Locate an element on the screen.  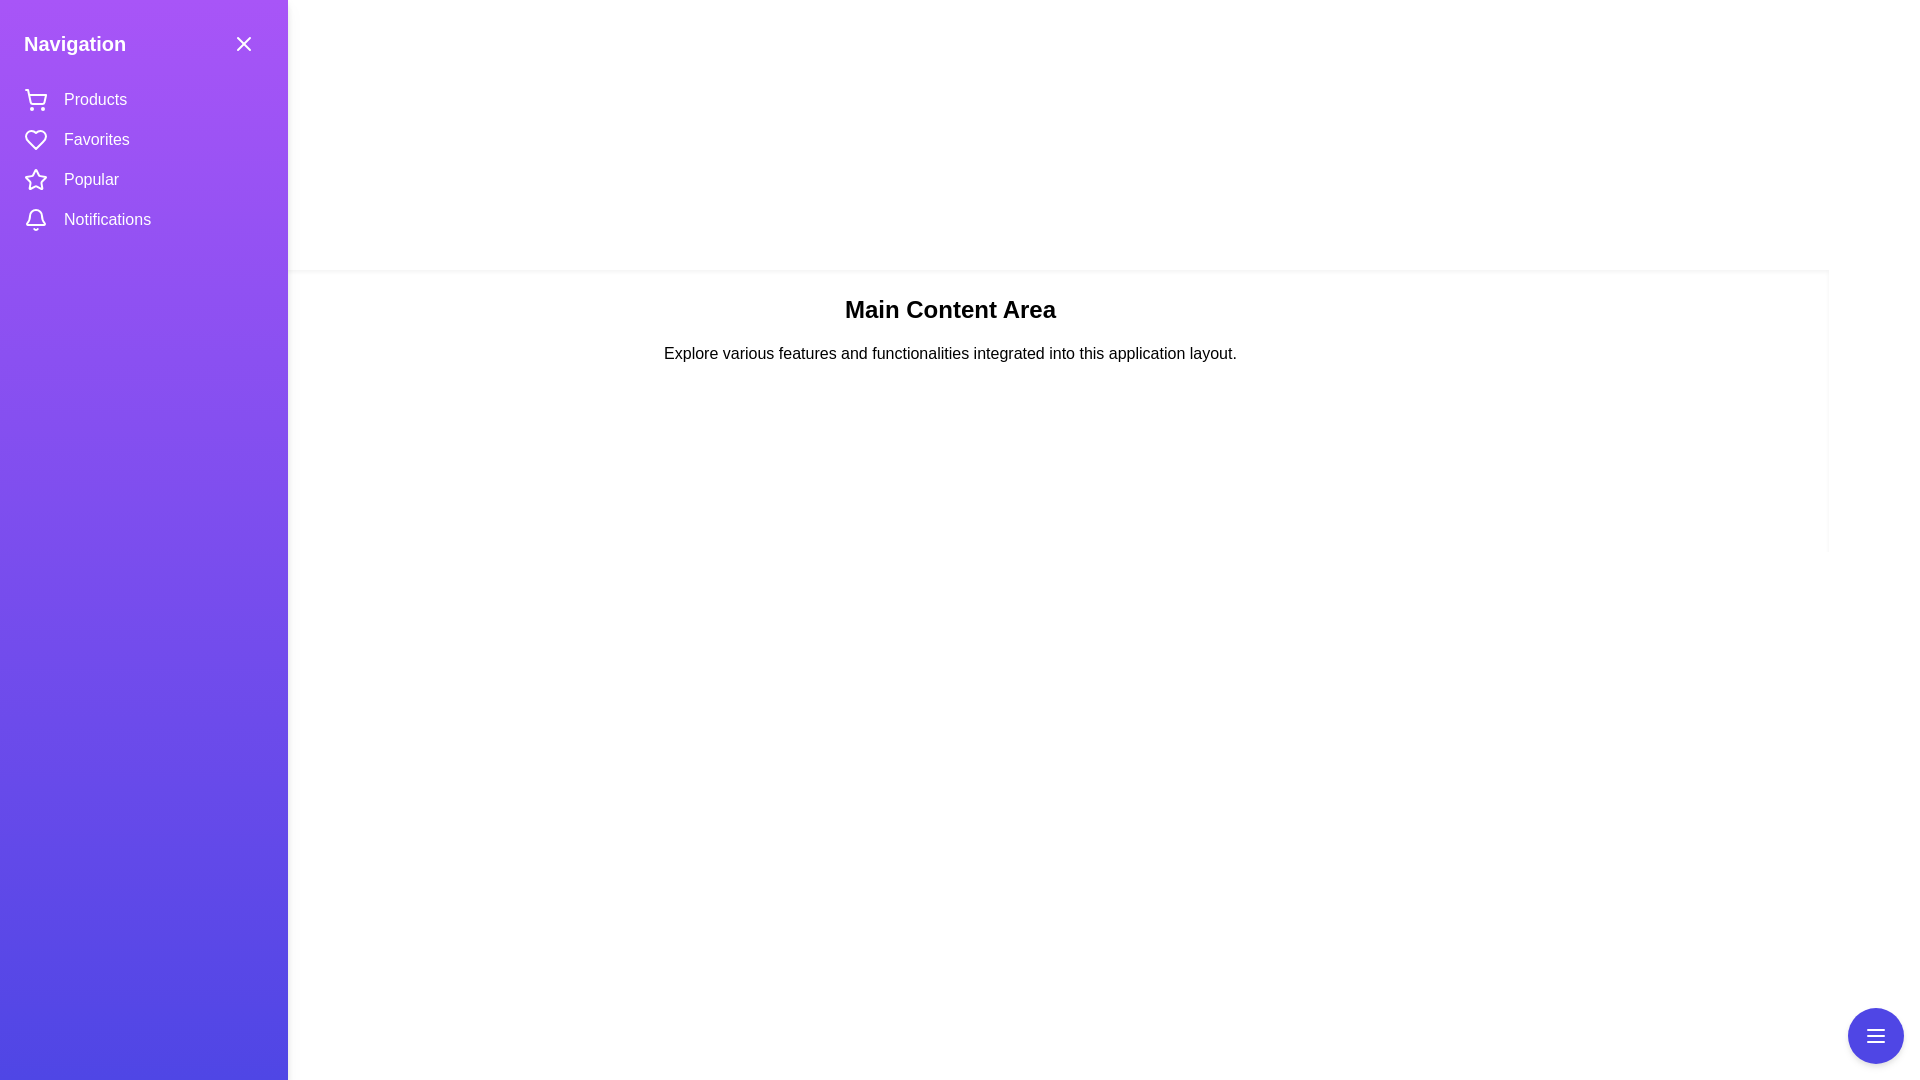
the icon representing the Notifications section in the navigation is located at coordinates (35, 219).